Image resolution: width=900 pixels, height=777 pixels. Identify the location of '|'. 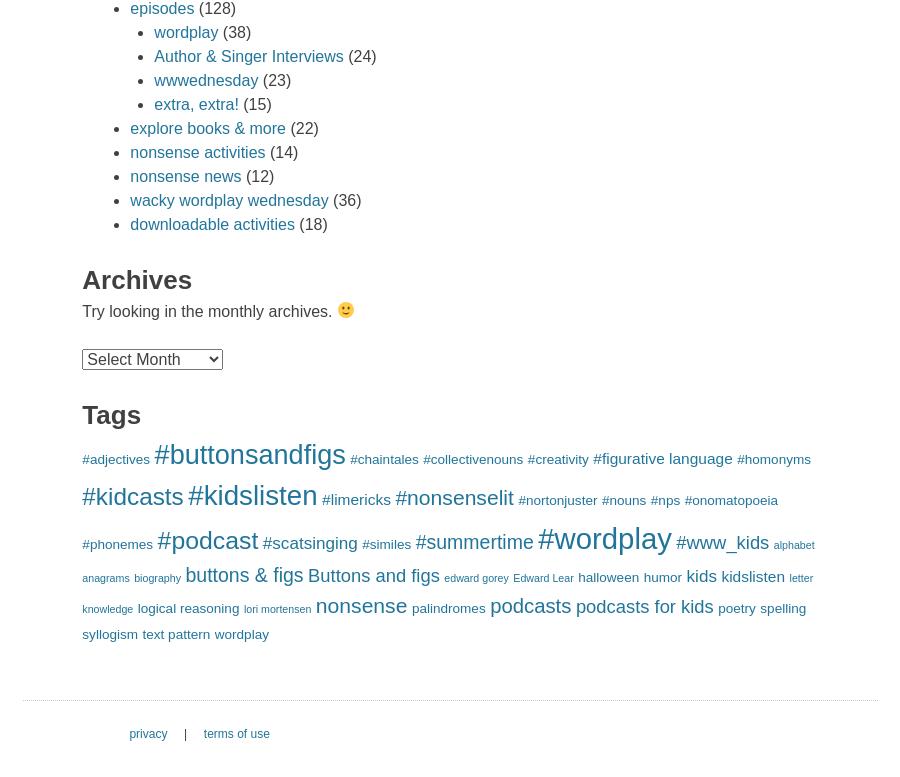
(185, 732).